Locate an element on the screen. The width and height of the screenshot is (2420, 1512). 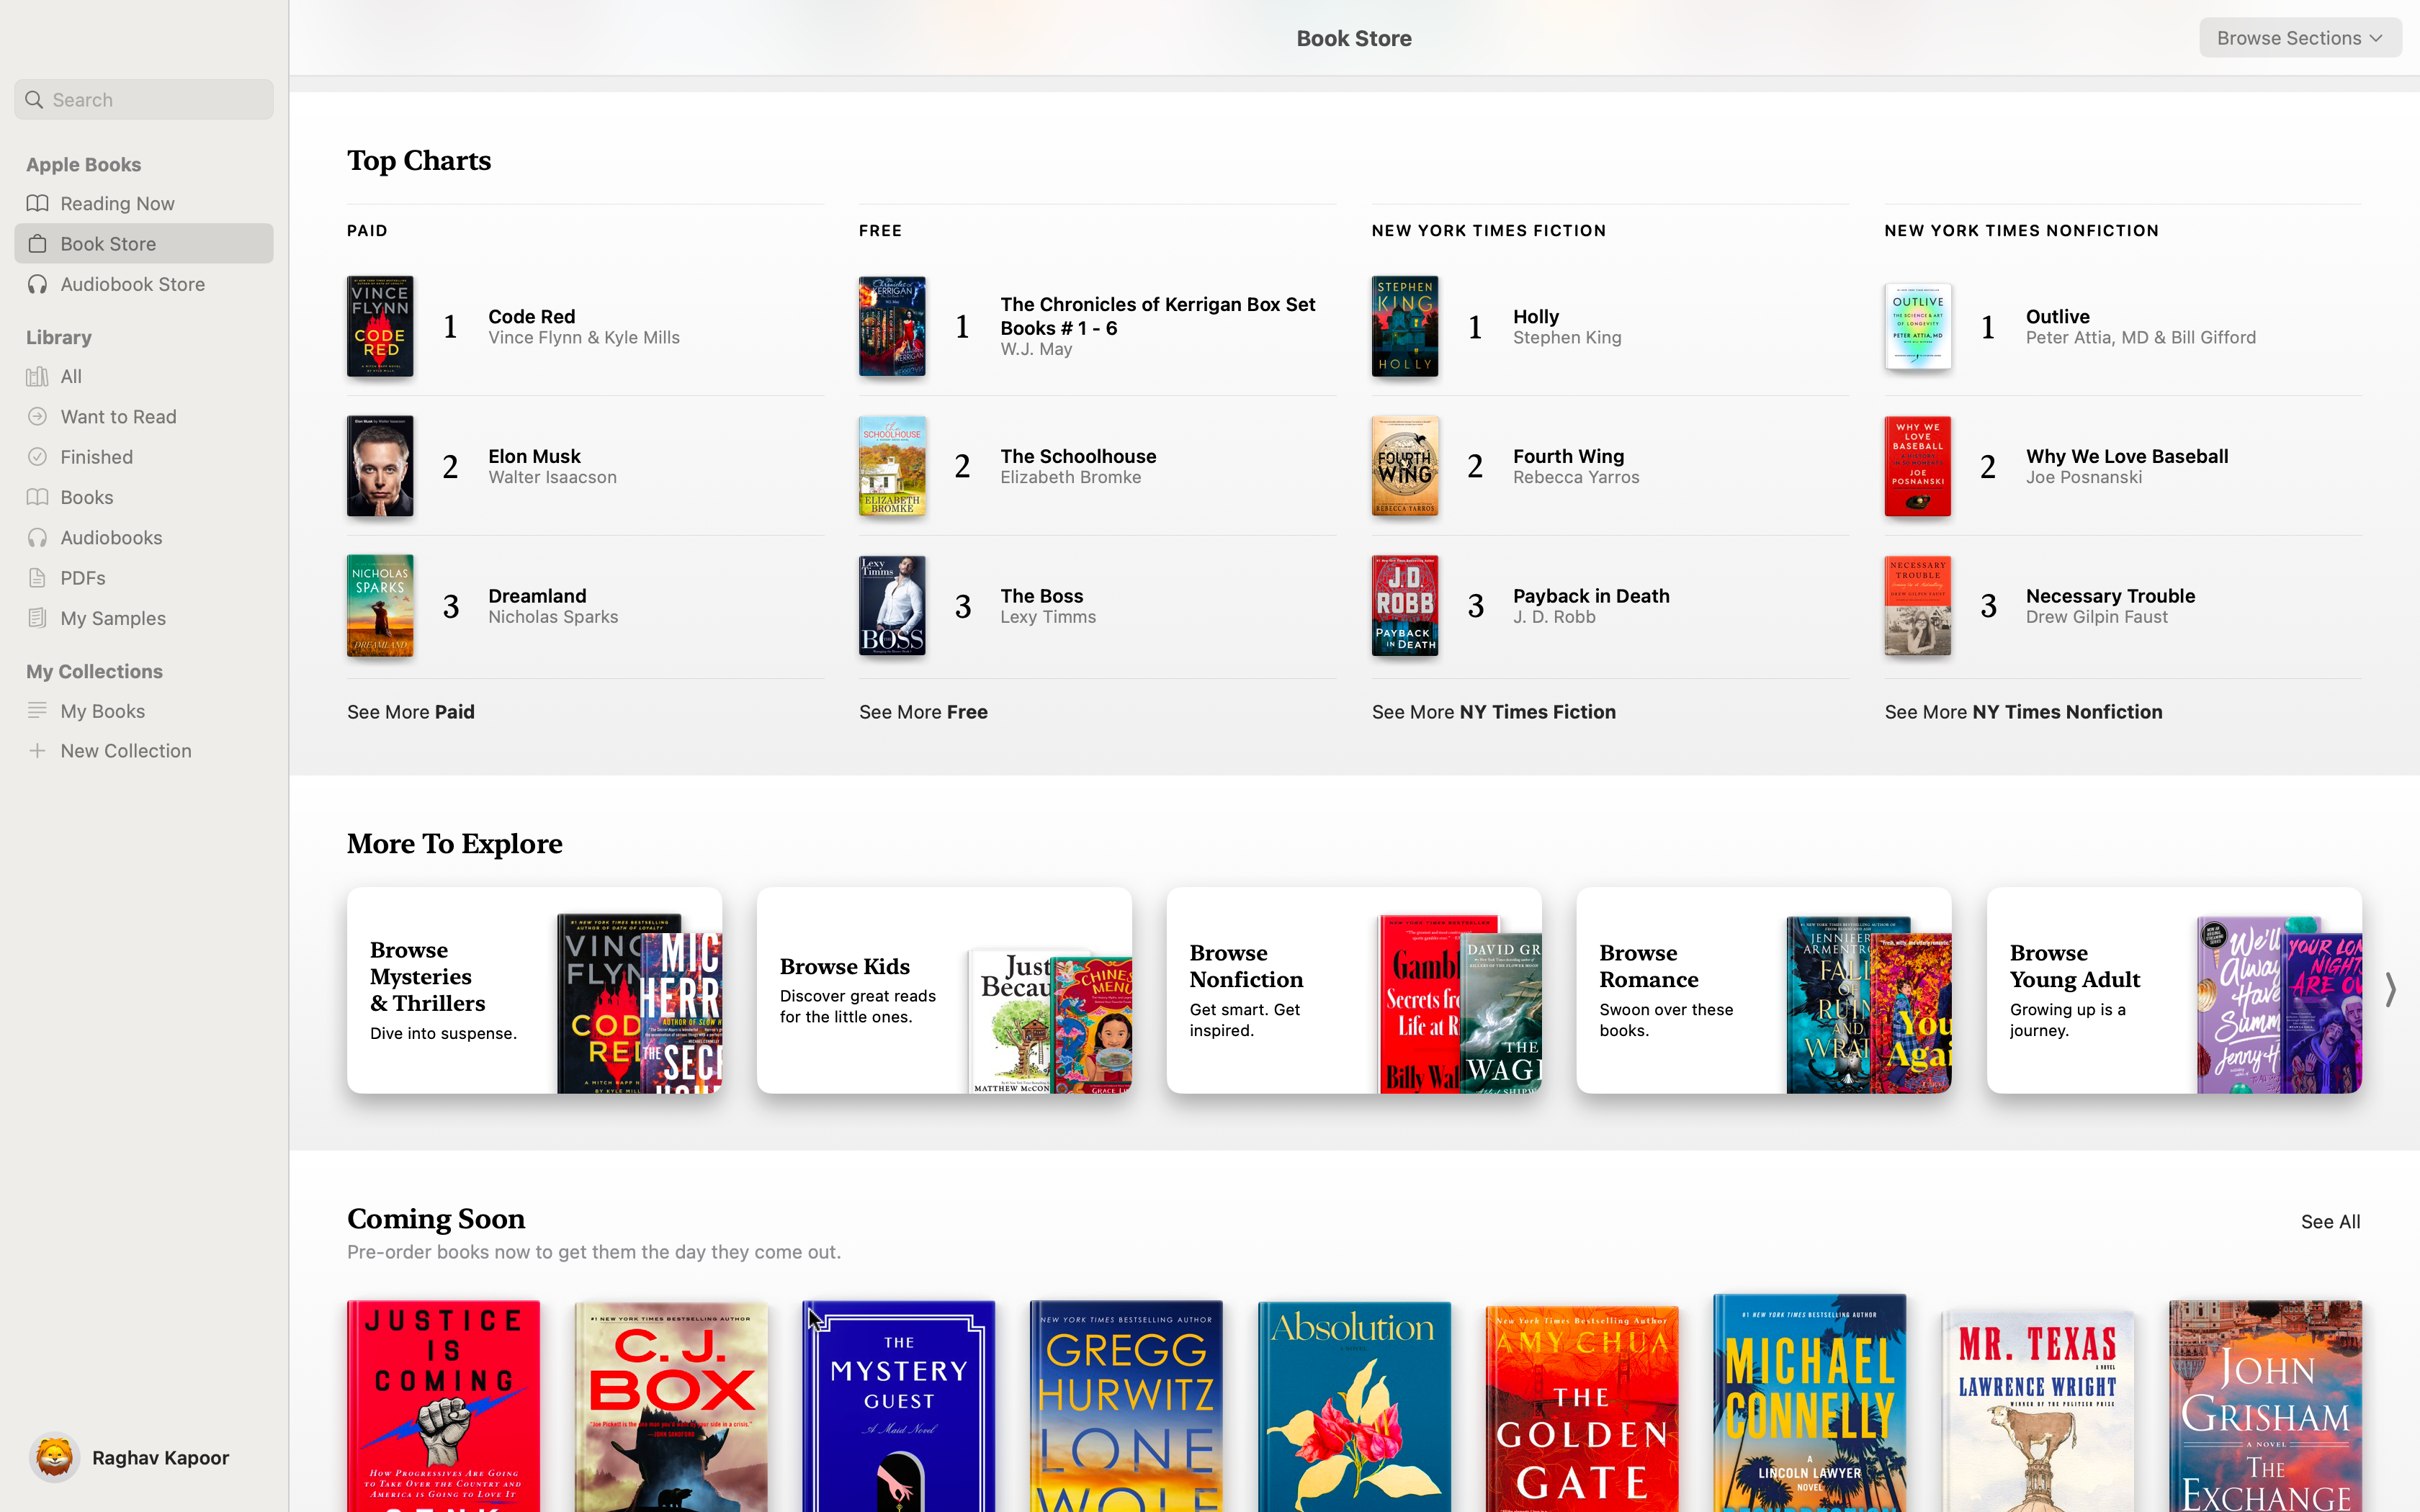
Browse Adult books from top right dropdown is located at coordinates (2300, 37).